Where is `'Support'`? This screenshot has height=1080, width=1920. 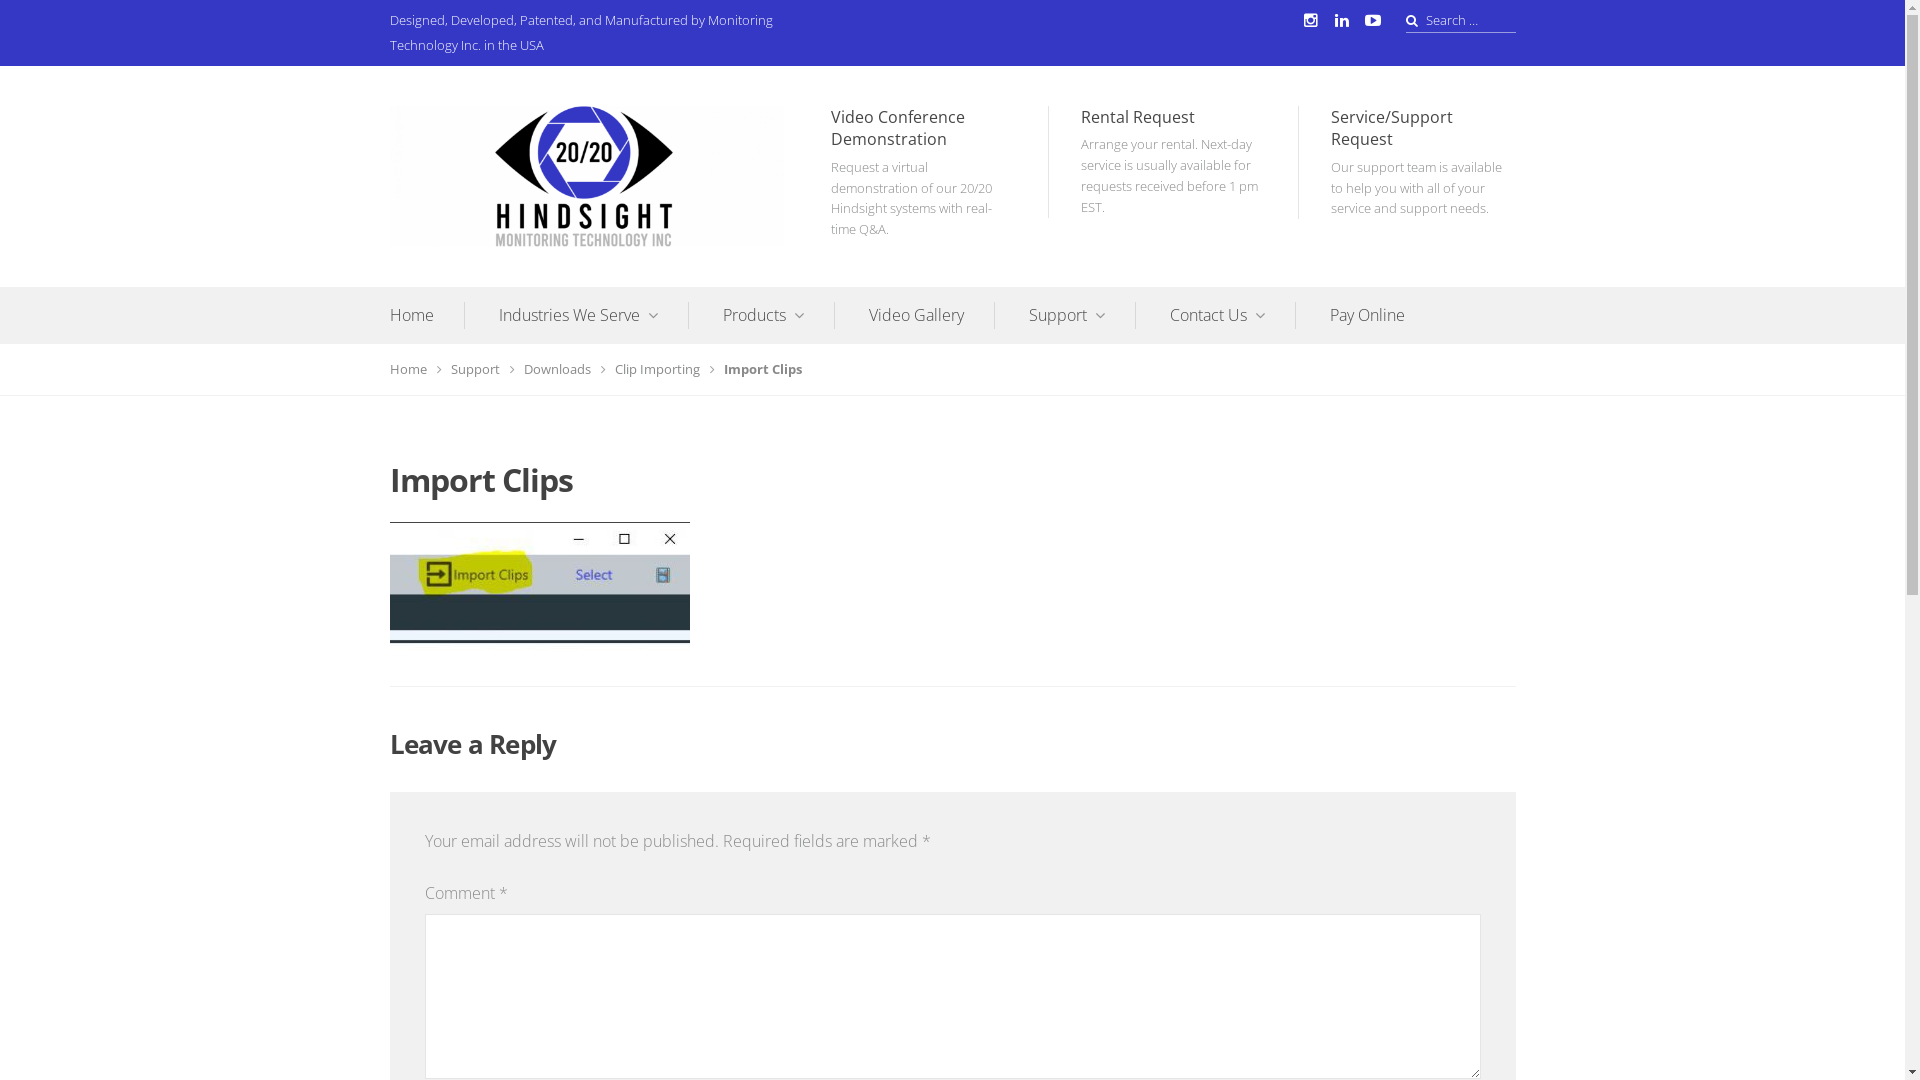 'Support' is located at coordinates (1080, 315).